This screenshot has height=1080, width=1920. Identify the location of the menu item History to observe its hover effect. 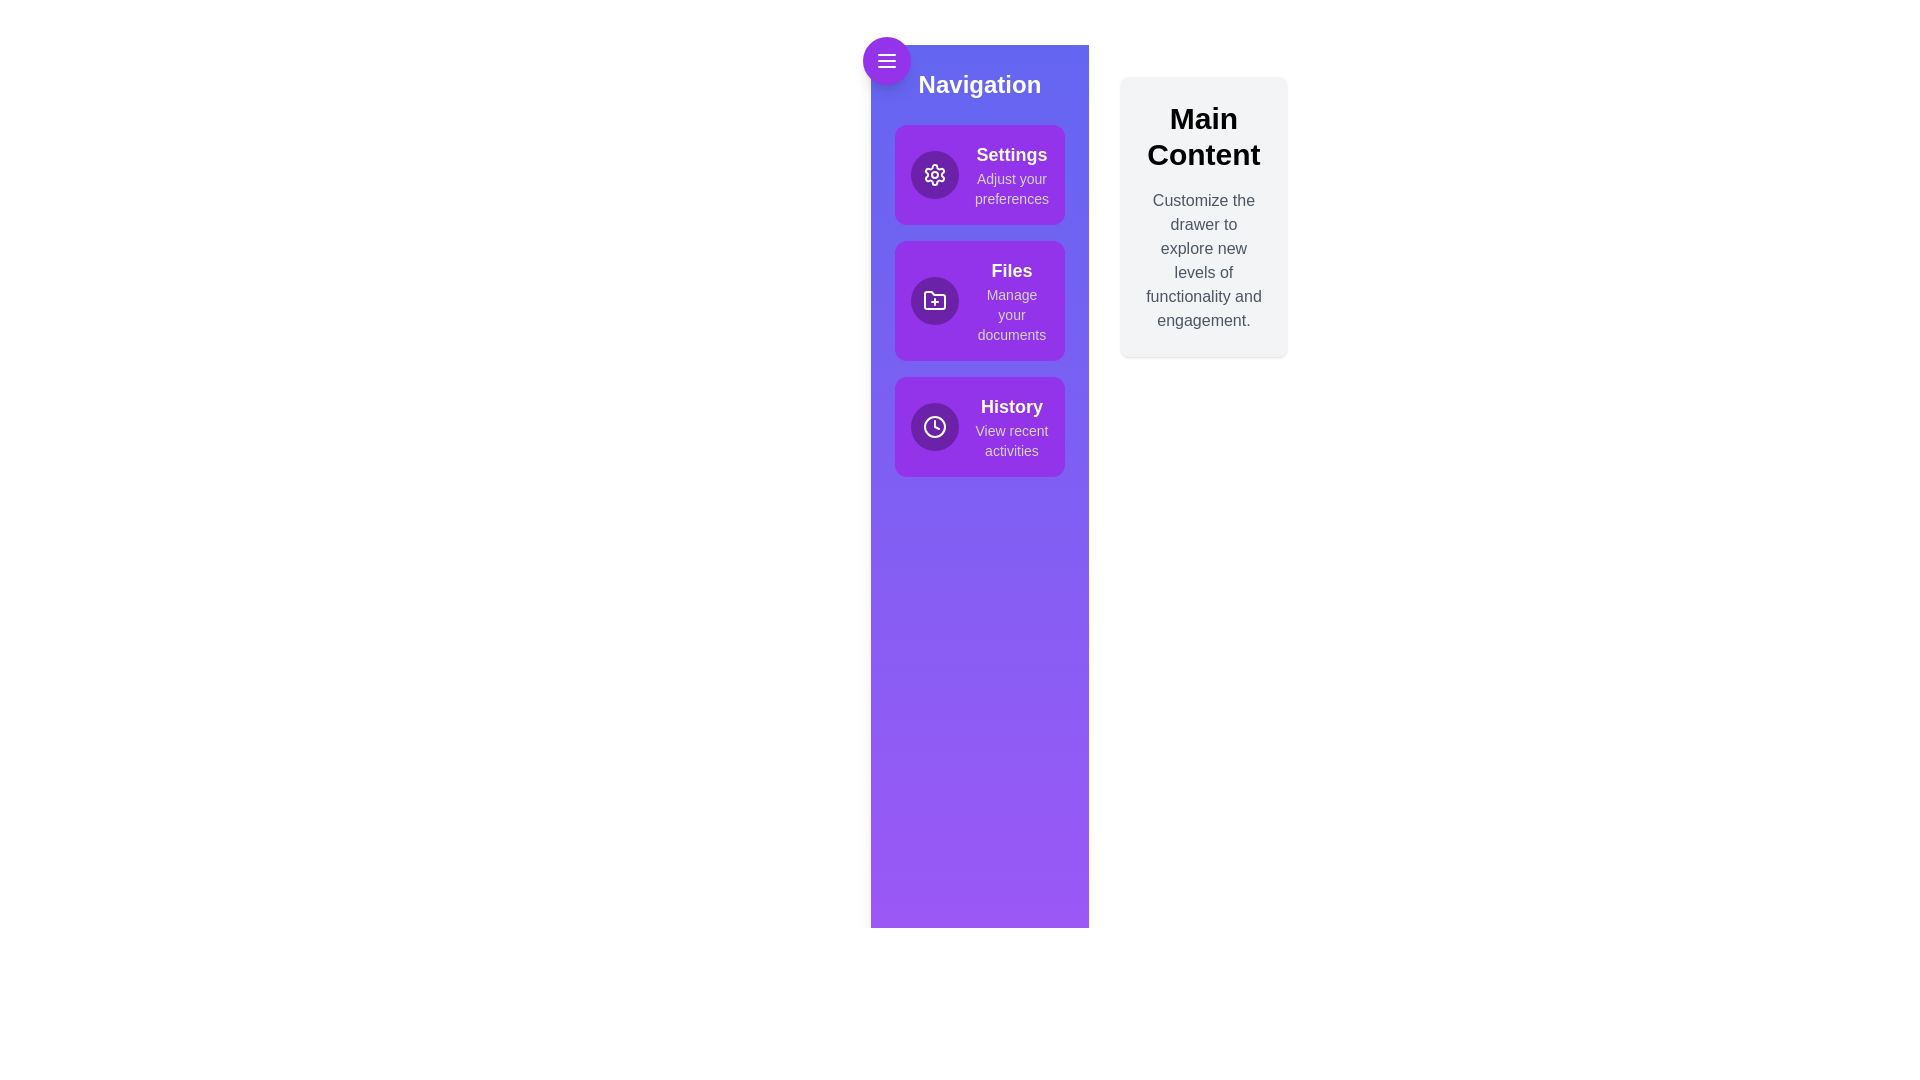
(979, 426).